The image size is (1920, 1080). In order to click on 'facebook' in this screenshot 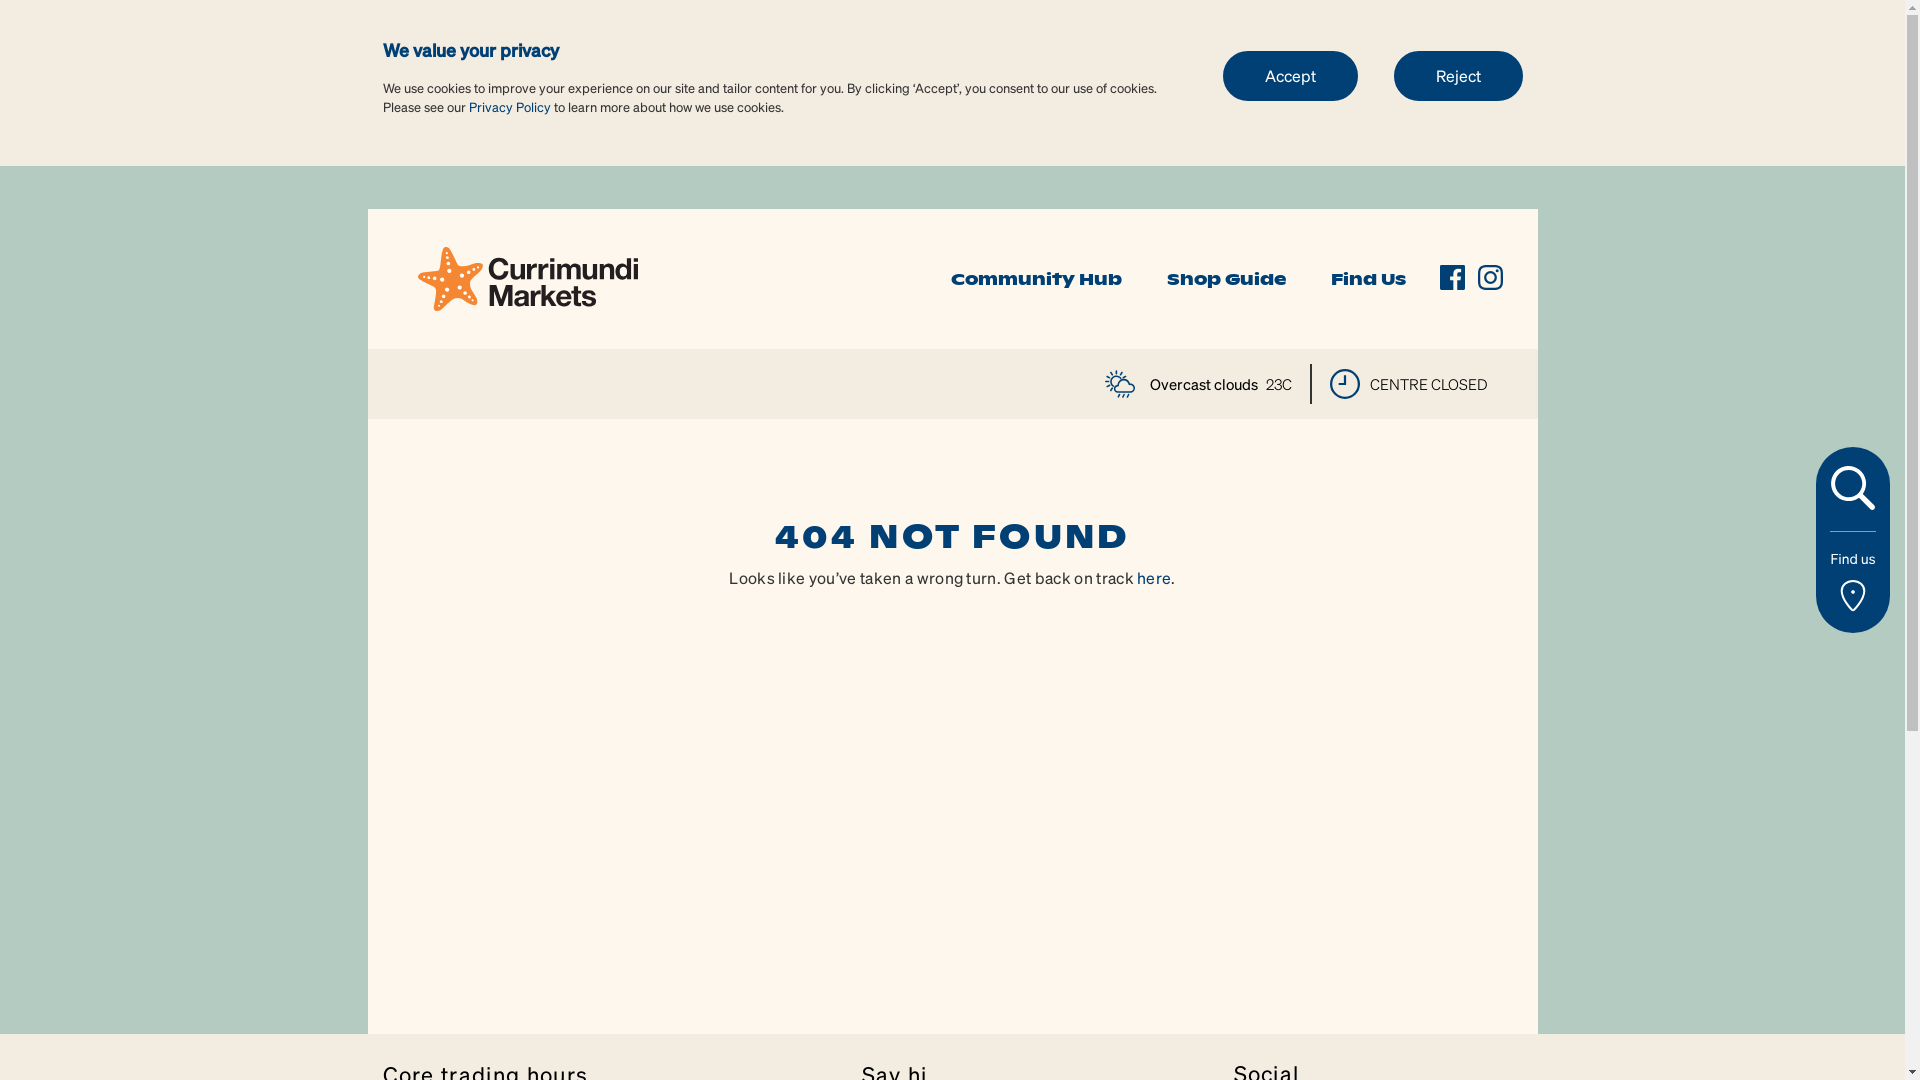, I will do `click(1452, 277)`.